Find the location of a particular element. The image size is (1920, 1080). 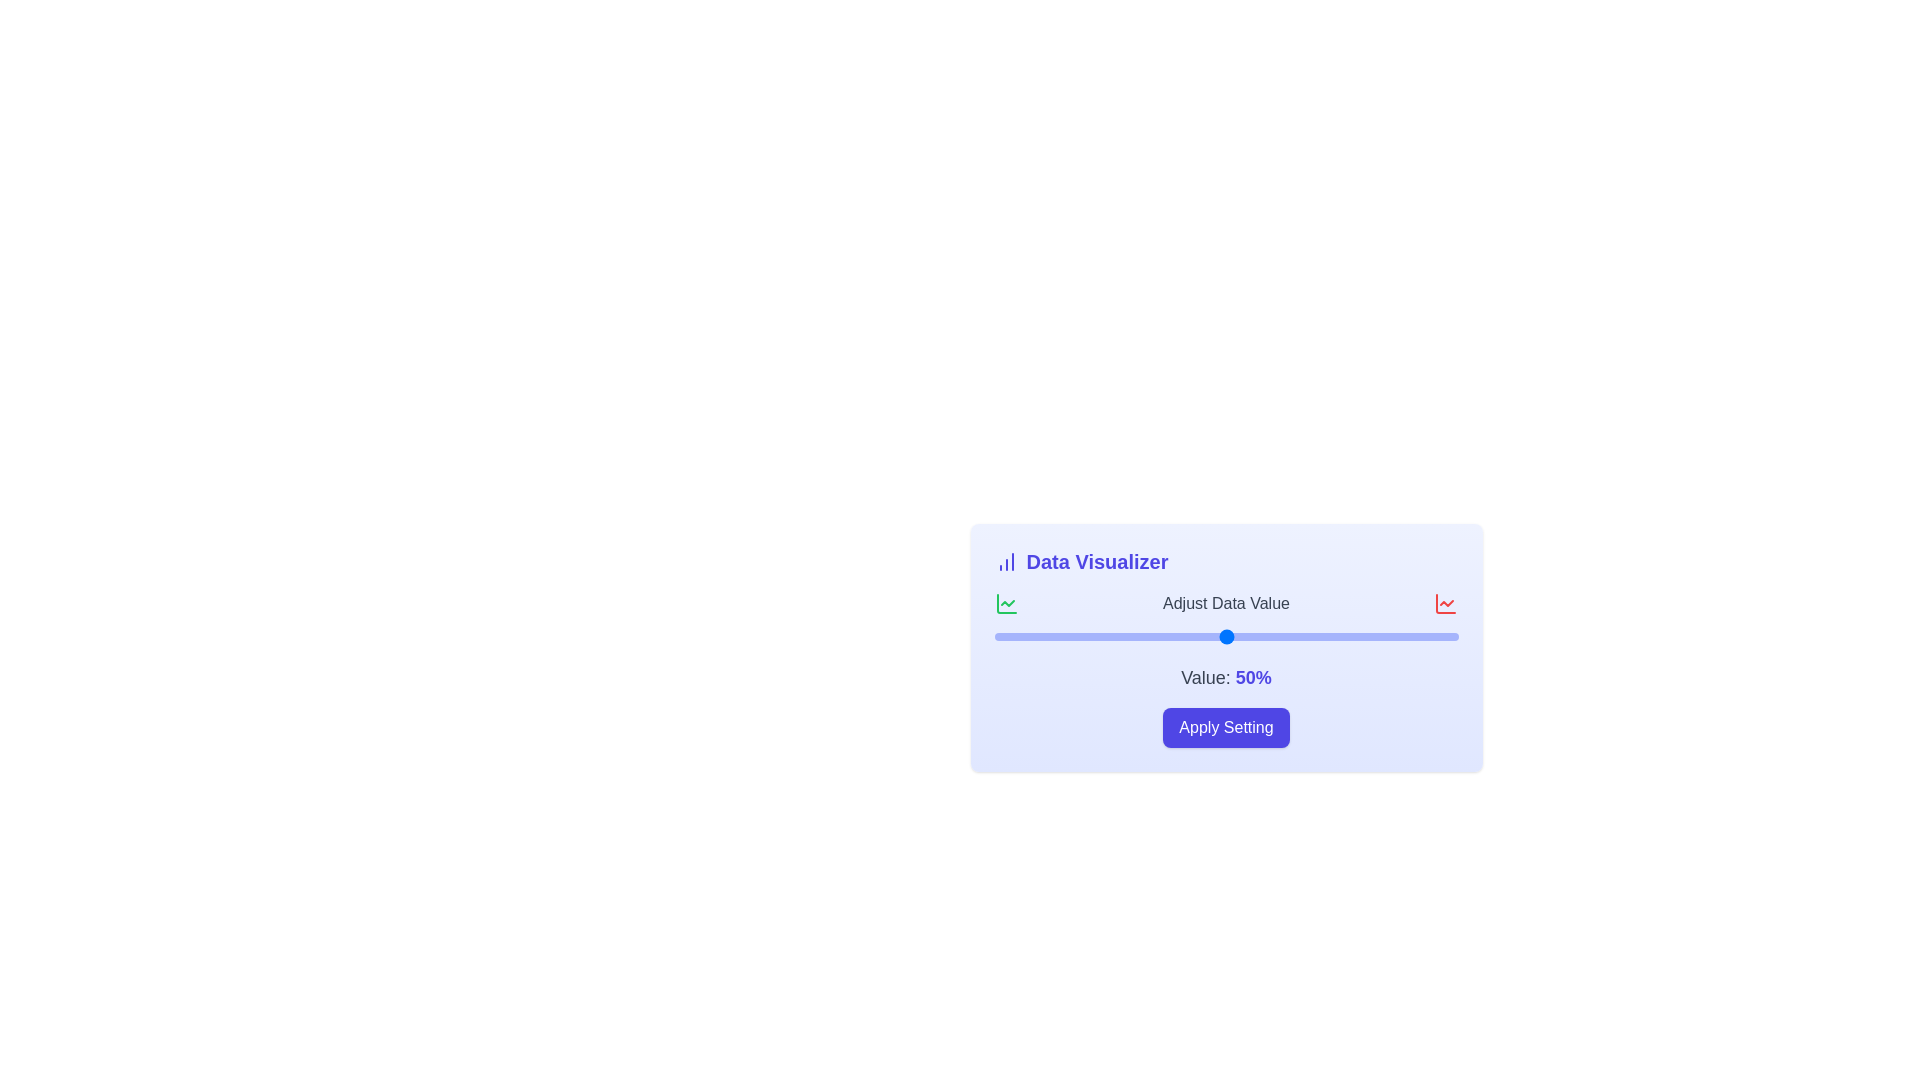

the slider value is located at coordinates (1383, 636).